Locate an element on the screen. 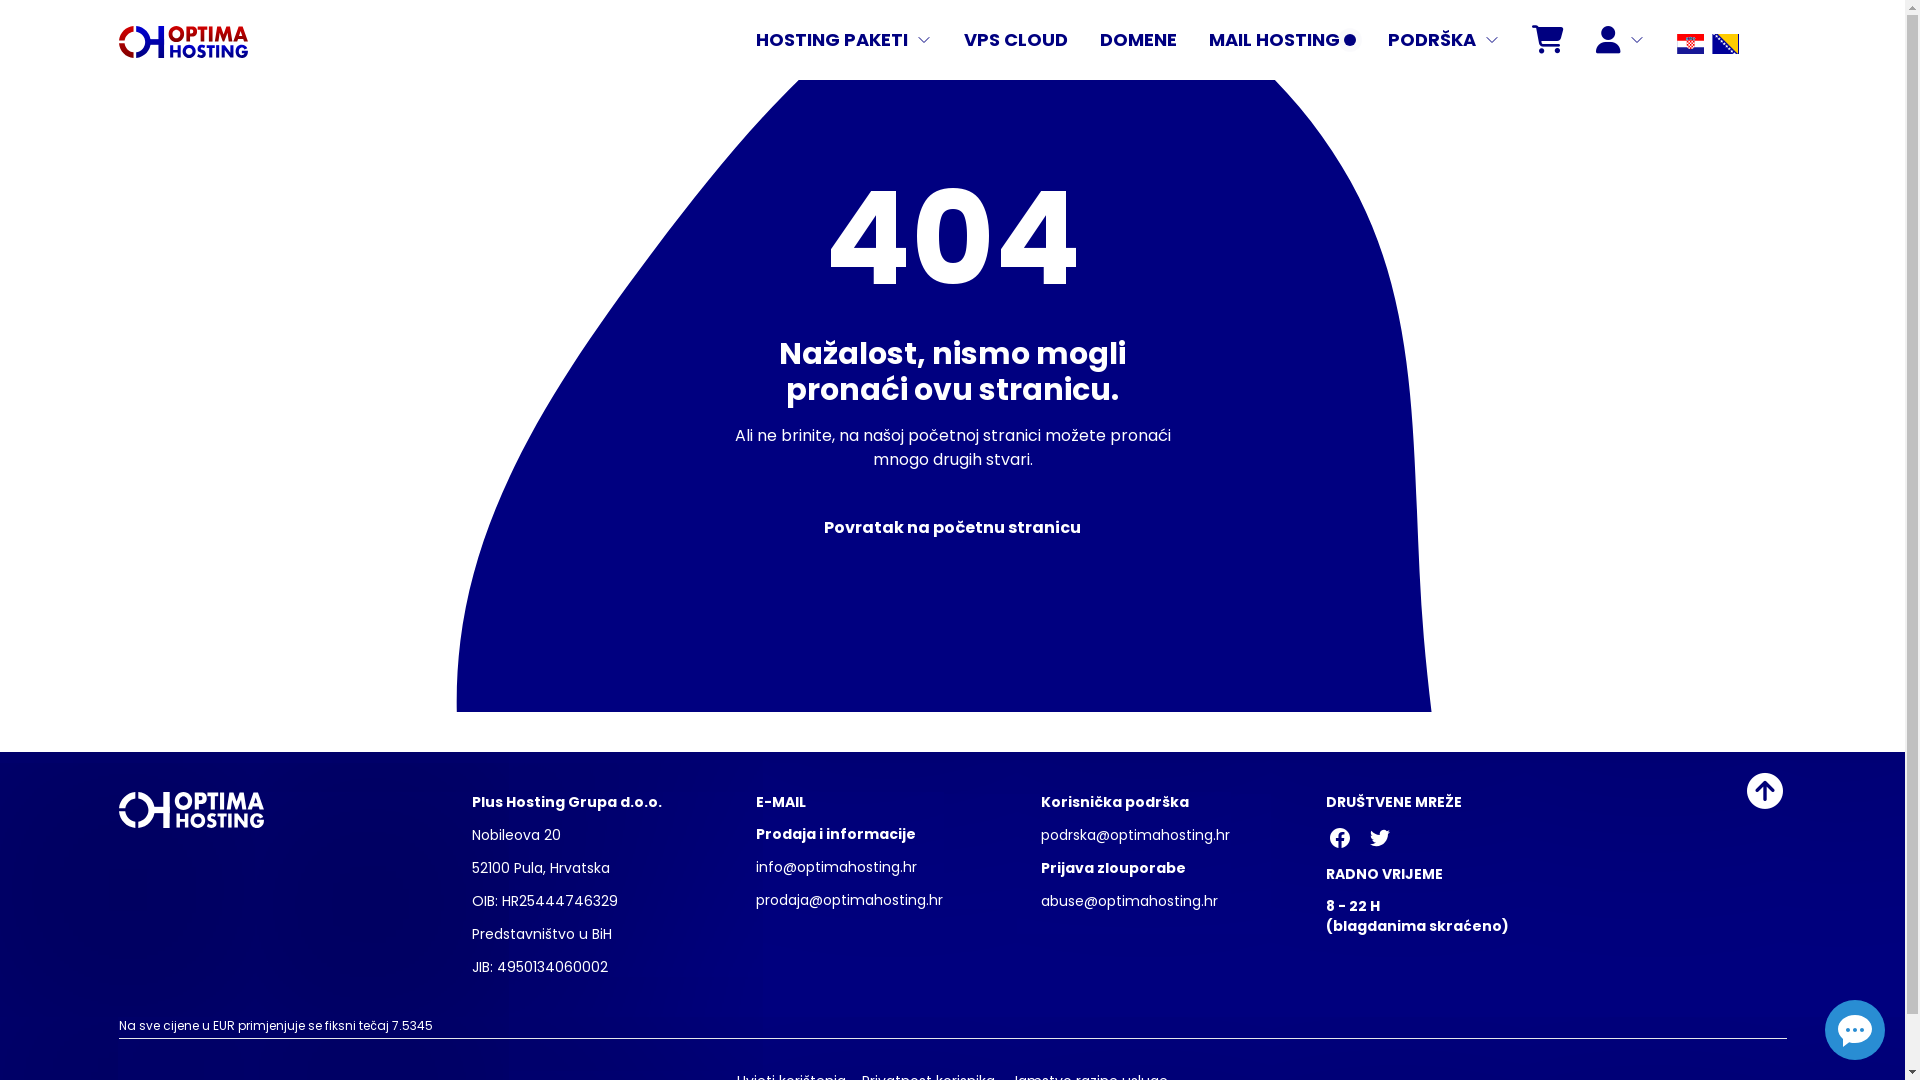  'DOMENE' is located at coordinates (1138, 39).